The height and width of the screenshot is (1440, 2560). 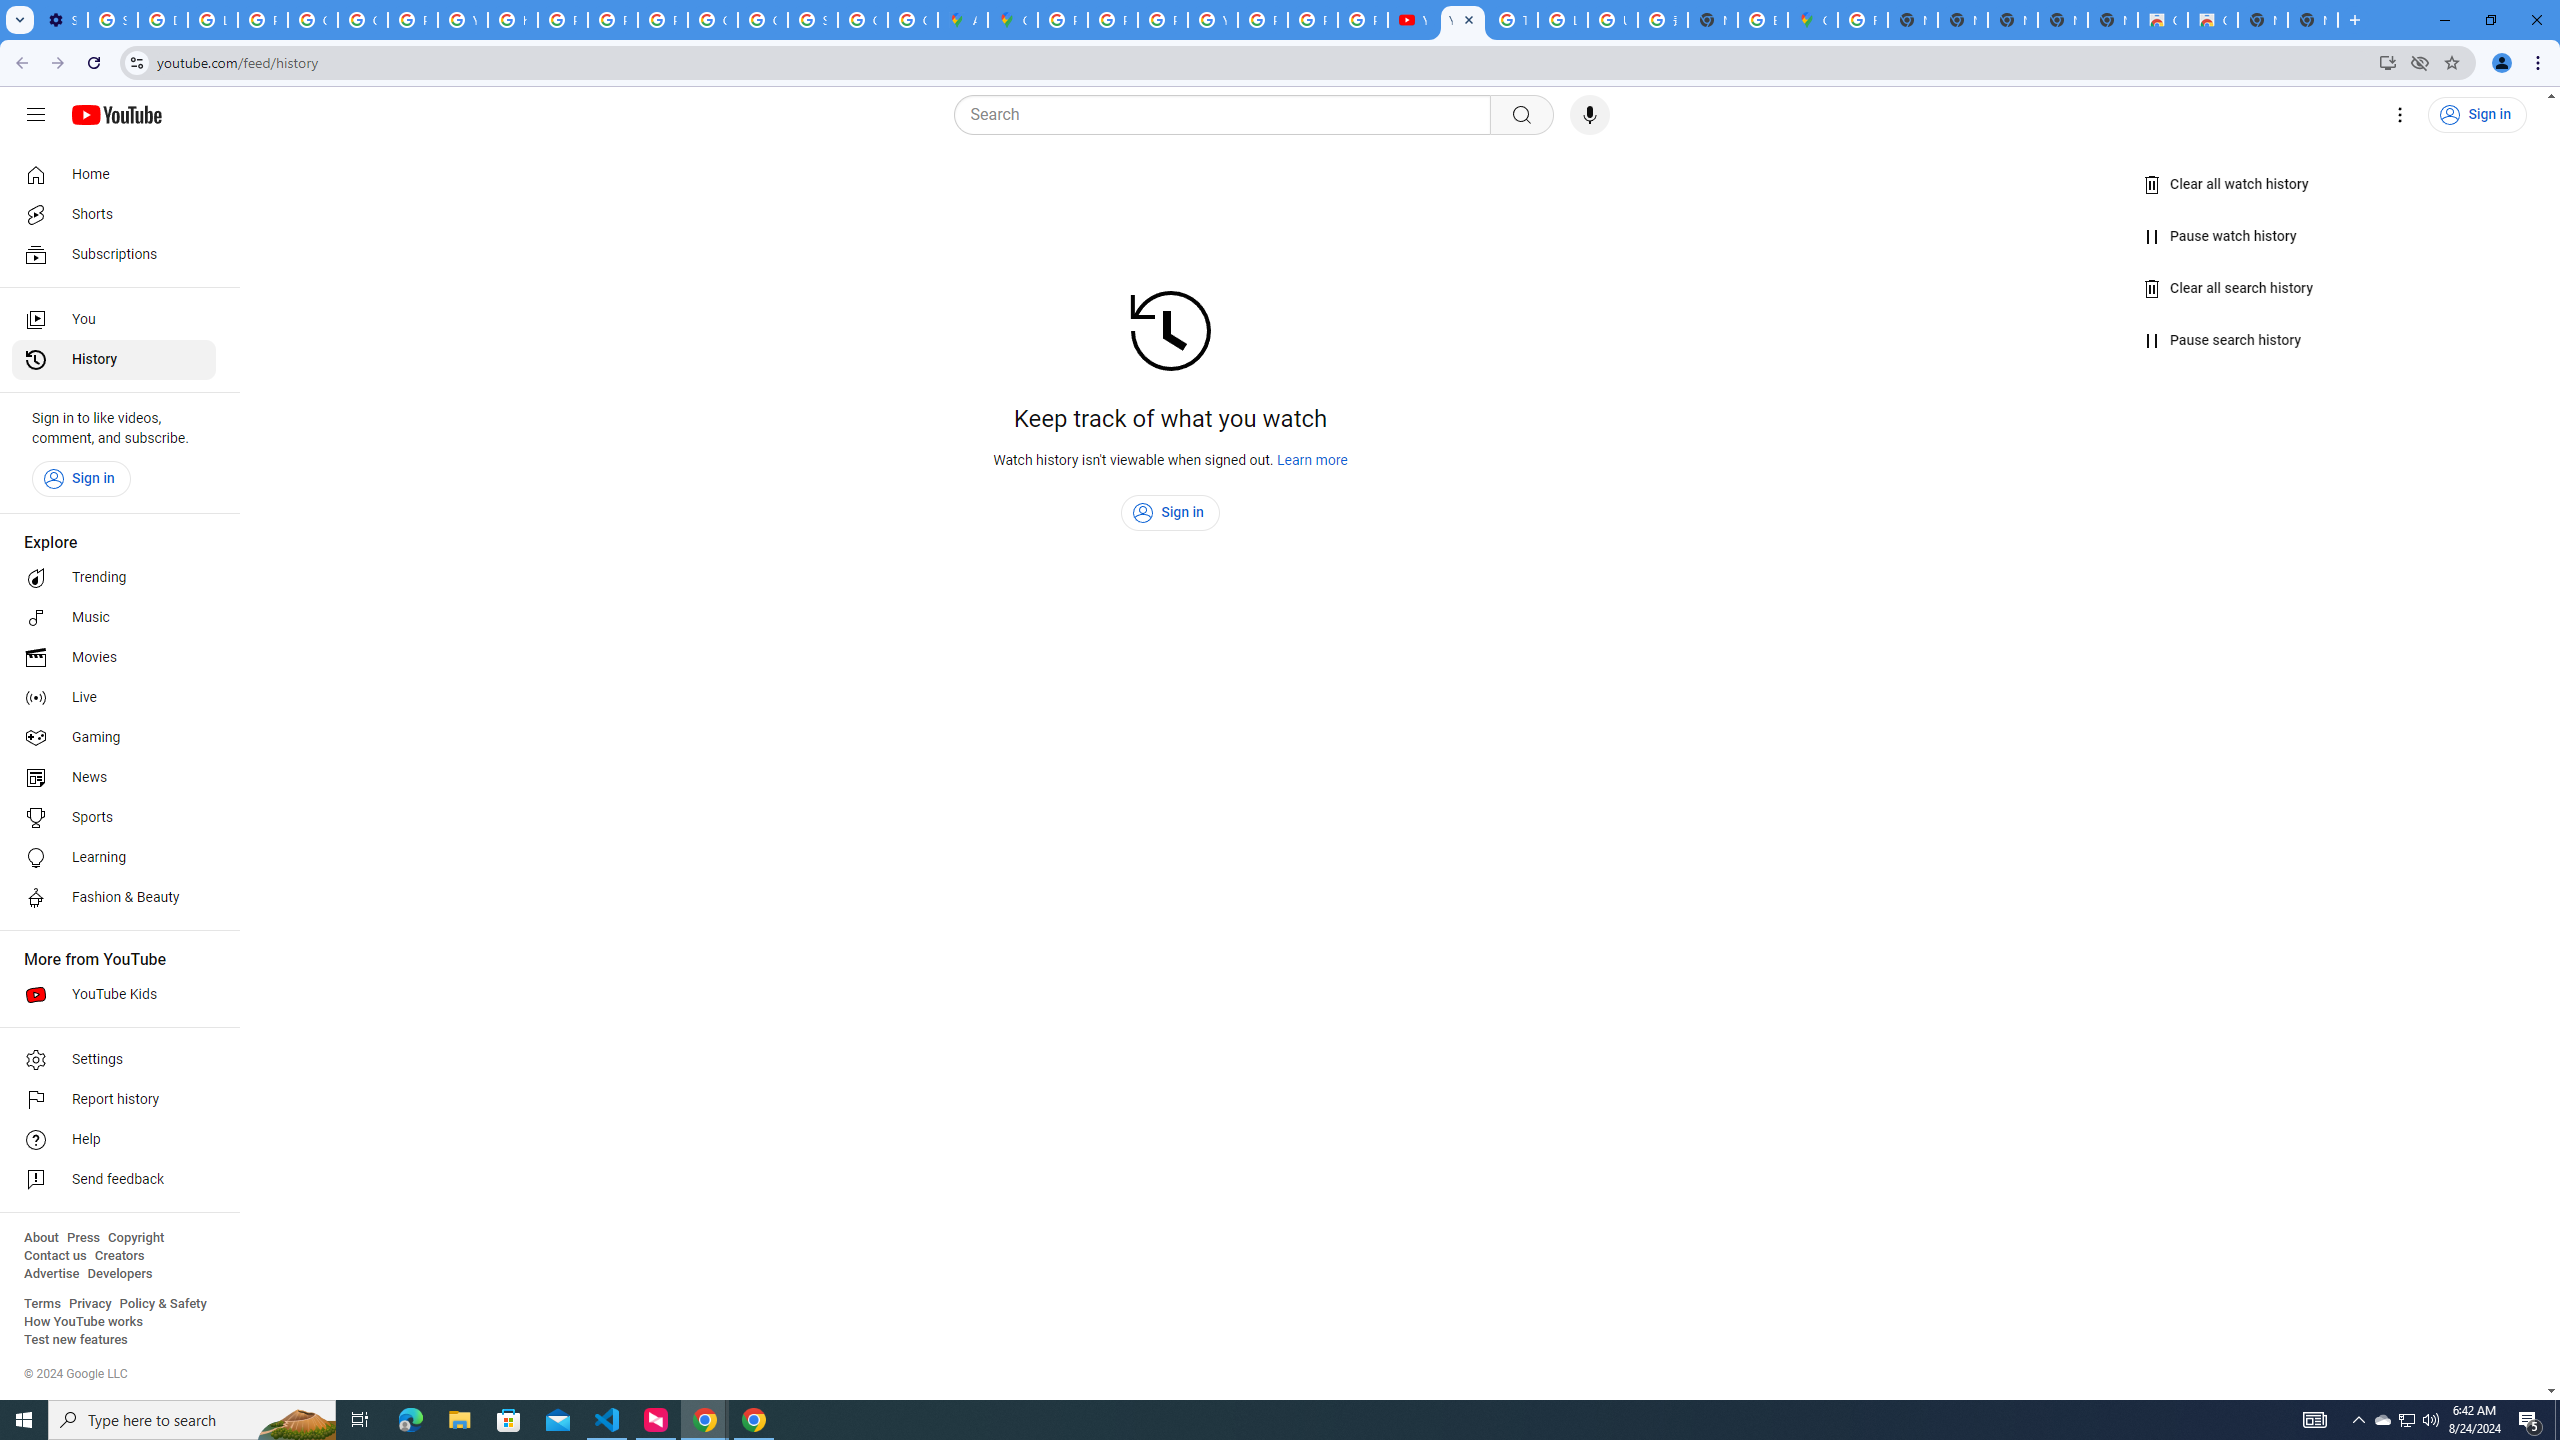 I want to click on 'Classic Blue - Chrome Web Store', so click(x=2213, y=19).